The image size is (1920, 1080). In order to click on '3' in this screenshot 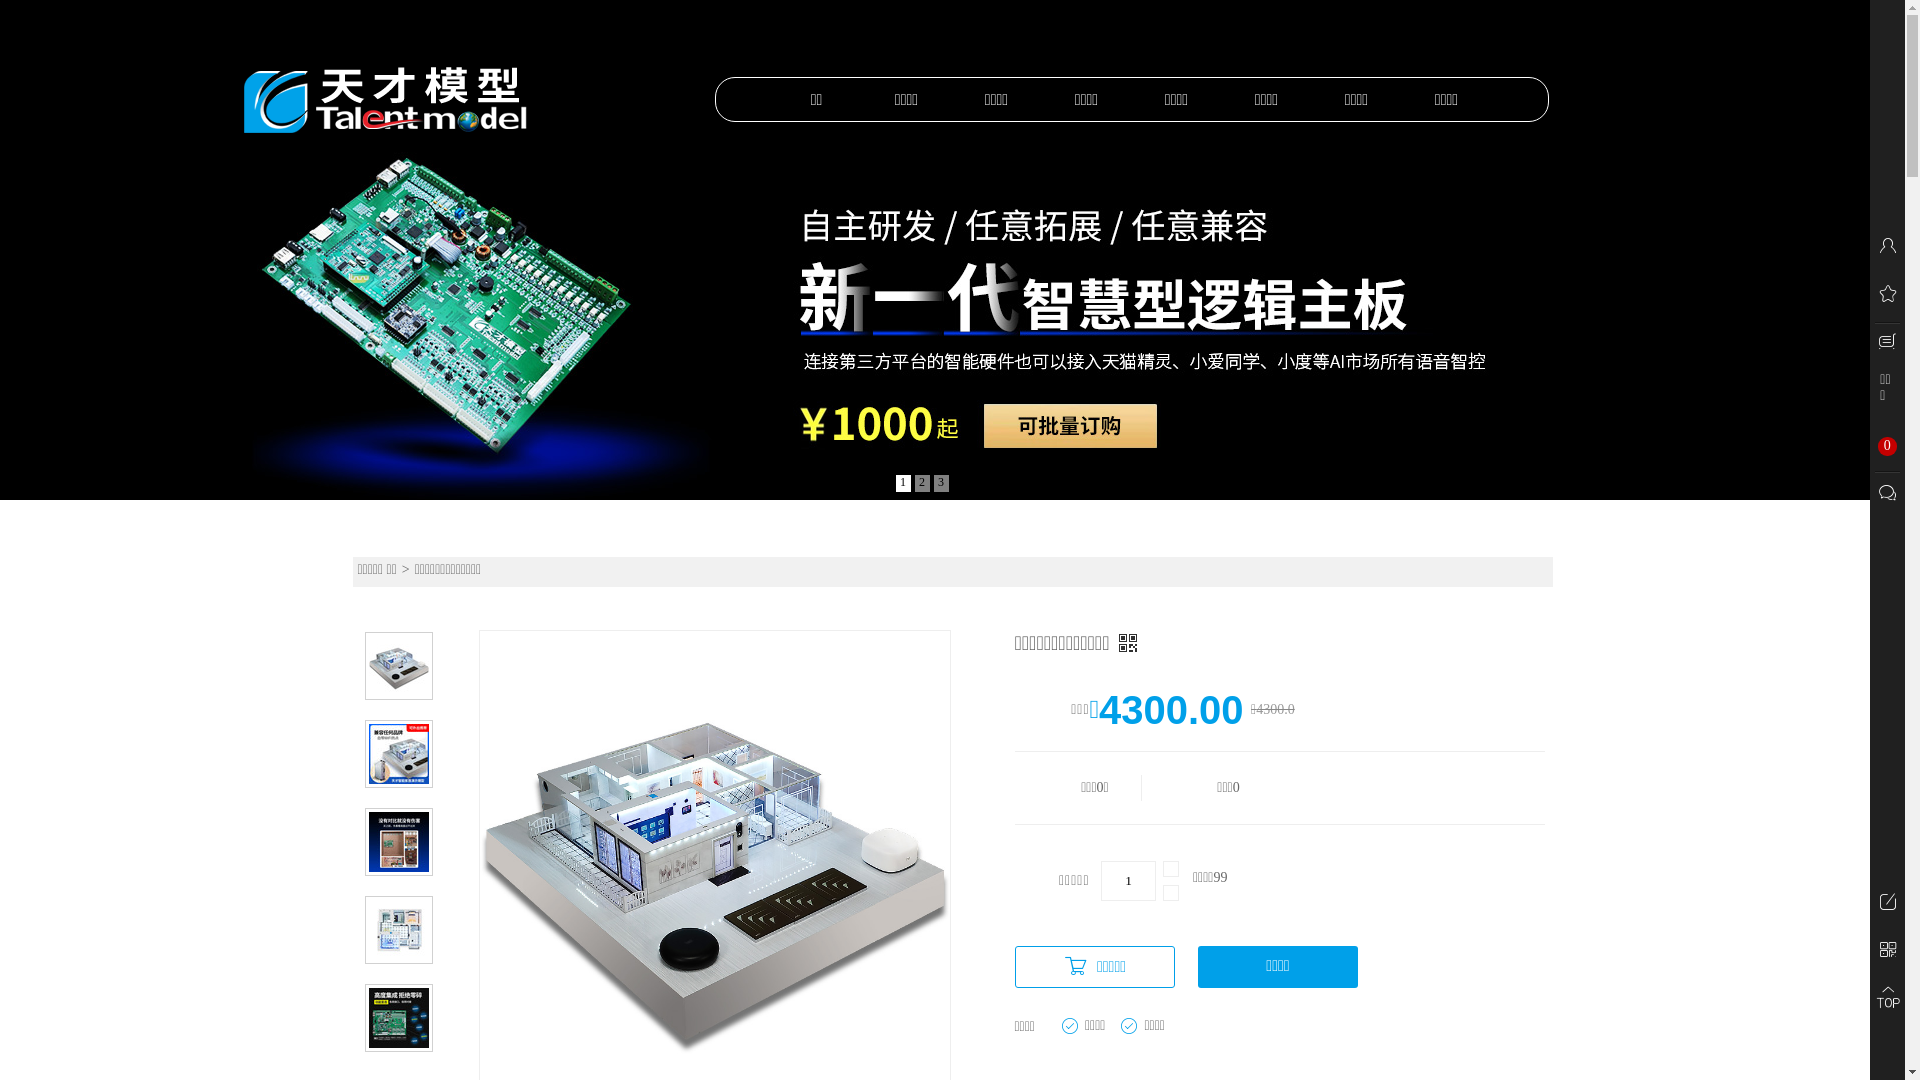, I will do `click(940, 483)`.